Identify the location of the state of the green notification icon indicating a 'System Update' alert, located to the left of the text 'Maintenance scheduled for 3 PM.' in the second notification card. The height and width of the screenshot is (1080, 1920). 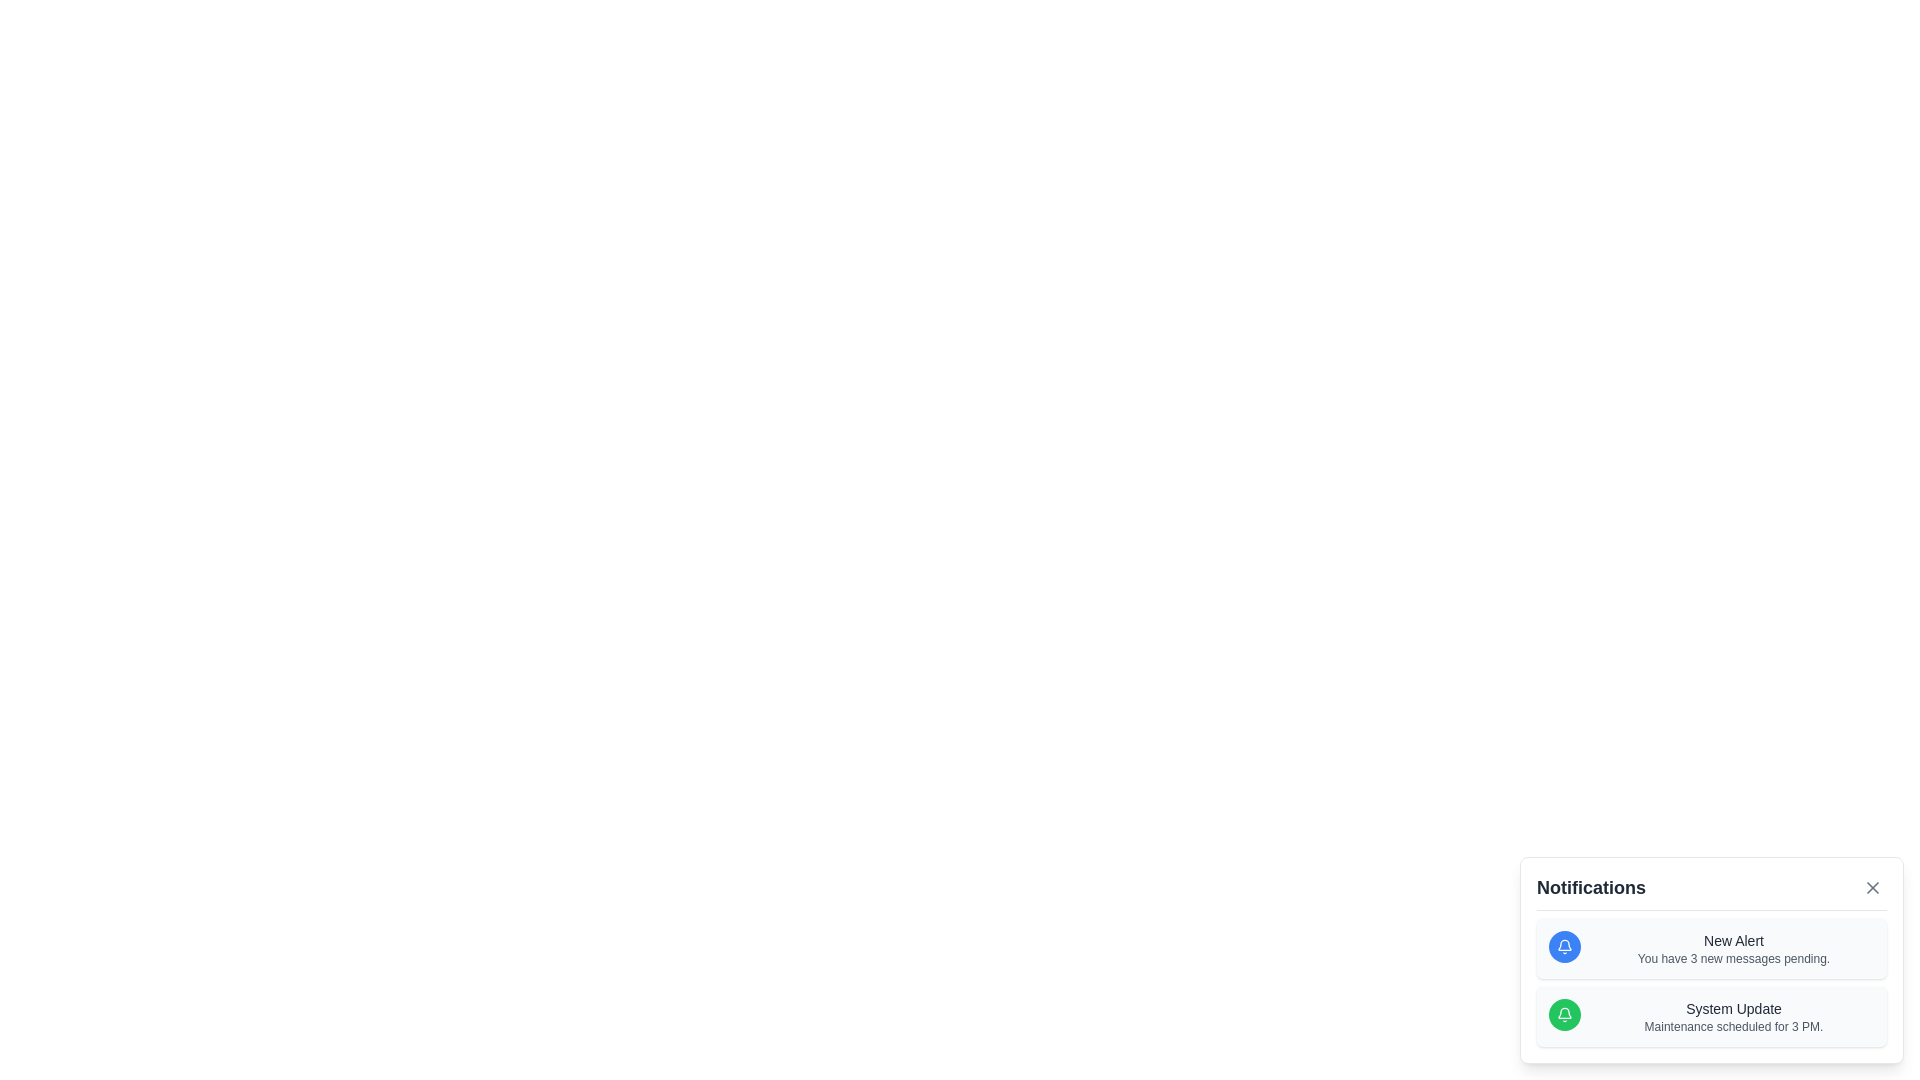
(1563, 1014).